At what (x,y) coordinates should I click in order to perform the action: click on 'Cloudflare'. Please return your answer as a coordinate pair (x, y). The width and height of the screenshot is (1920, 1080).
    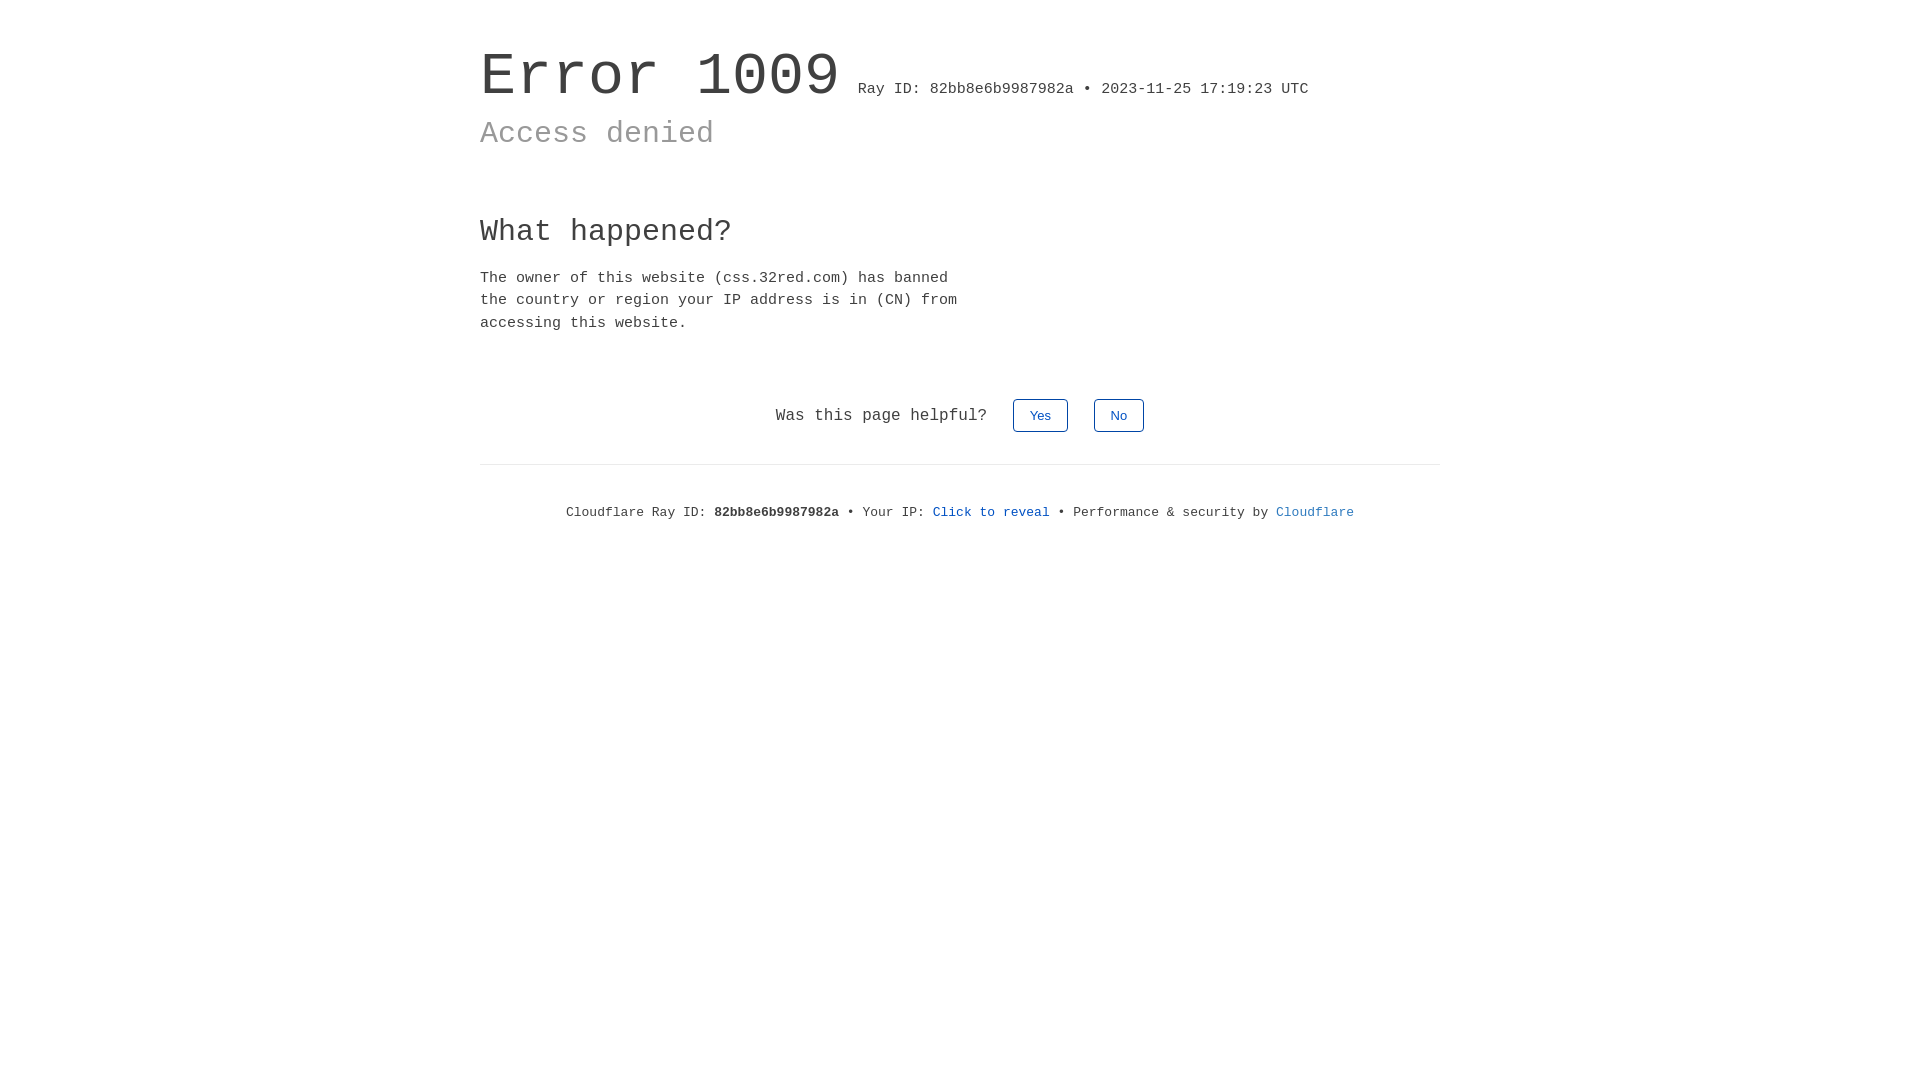
    Looking at the image, I should click on (1275, 511).